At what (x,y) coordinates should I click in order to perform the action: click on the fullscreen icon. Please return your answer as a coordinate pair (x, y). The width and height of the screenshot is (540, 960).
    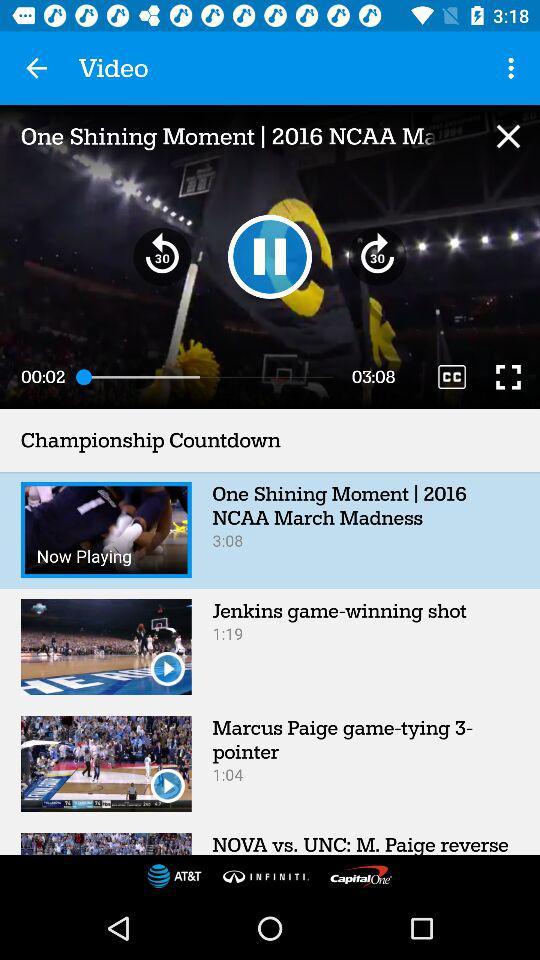
    Looking at the image, I should click on (508, 376).